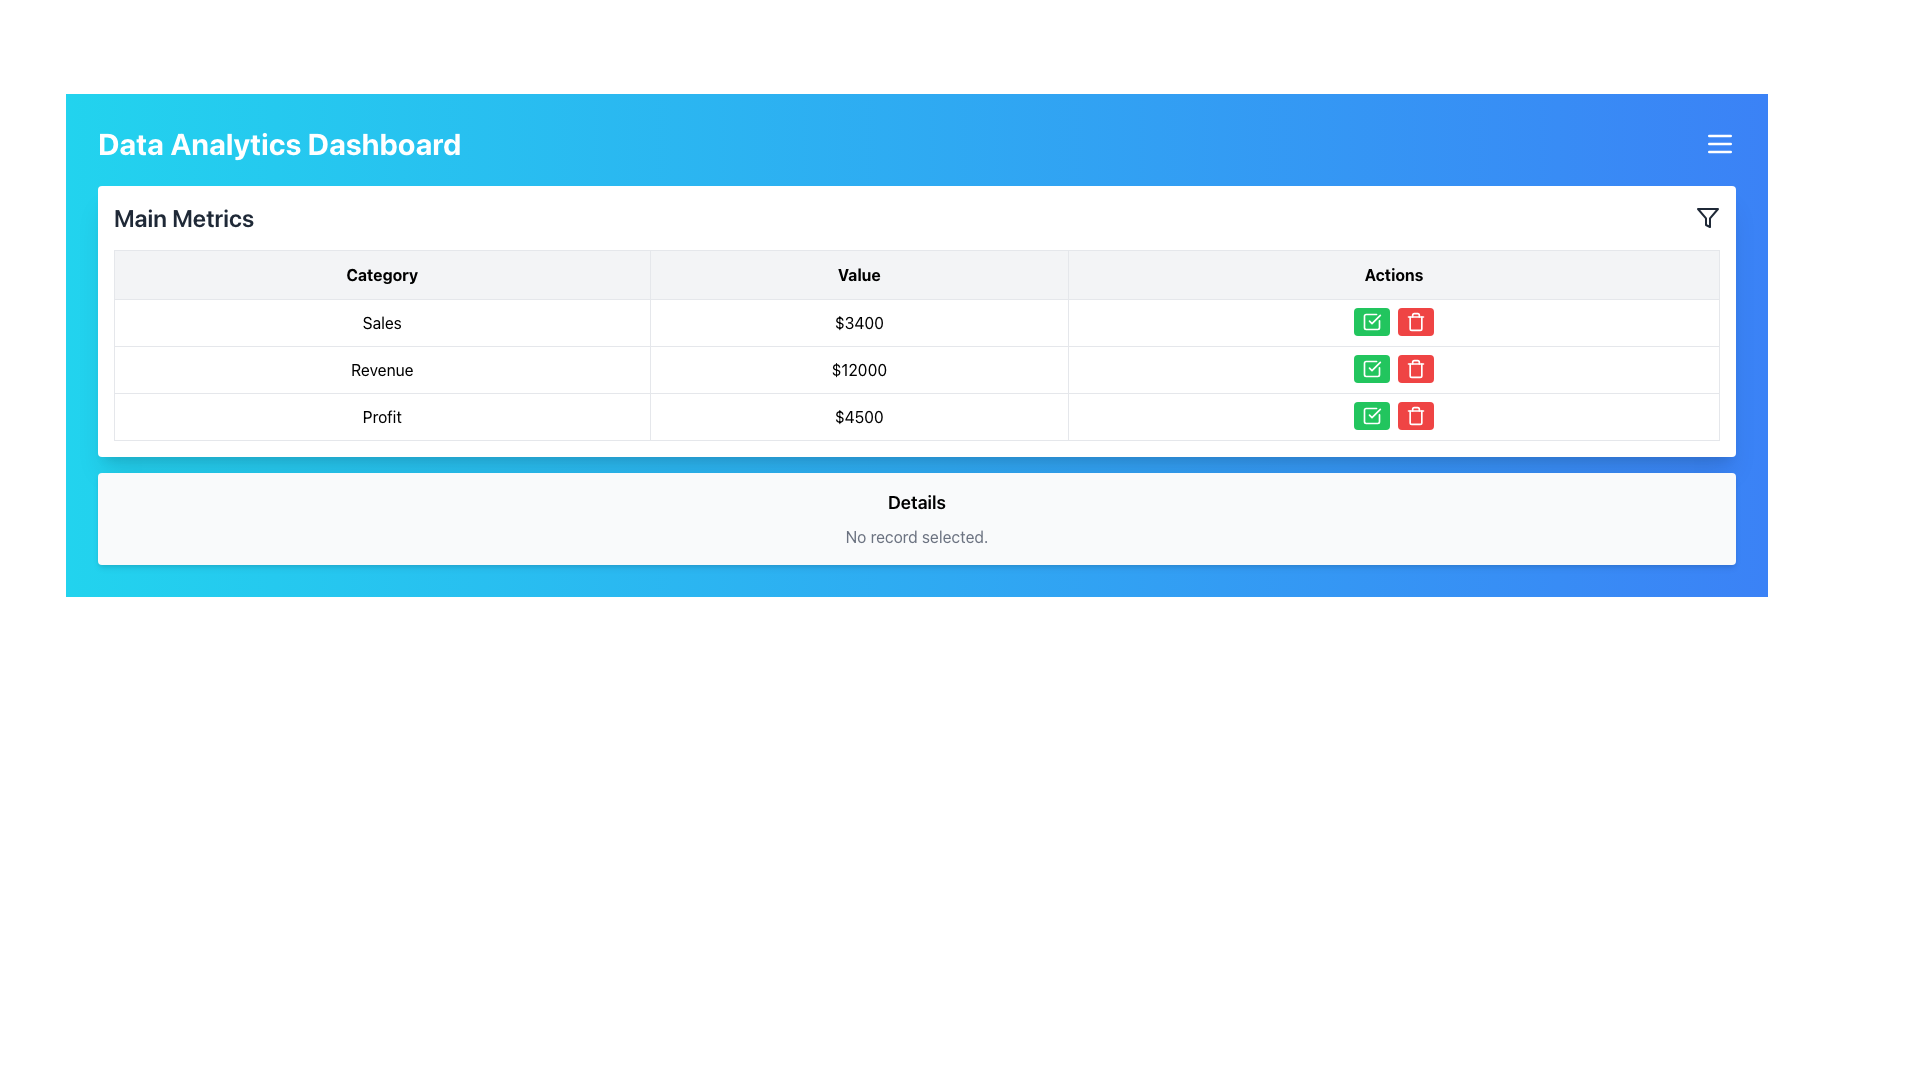 This screenshot has height=1080, width=1920. What do you see at coordinates (1371, 415) in the screenshot?
I see `the third marking icon in the 'Actions' column corresponding to the 'Profit' row` at bounding box center [1371, 415].